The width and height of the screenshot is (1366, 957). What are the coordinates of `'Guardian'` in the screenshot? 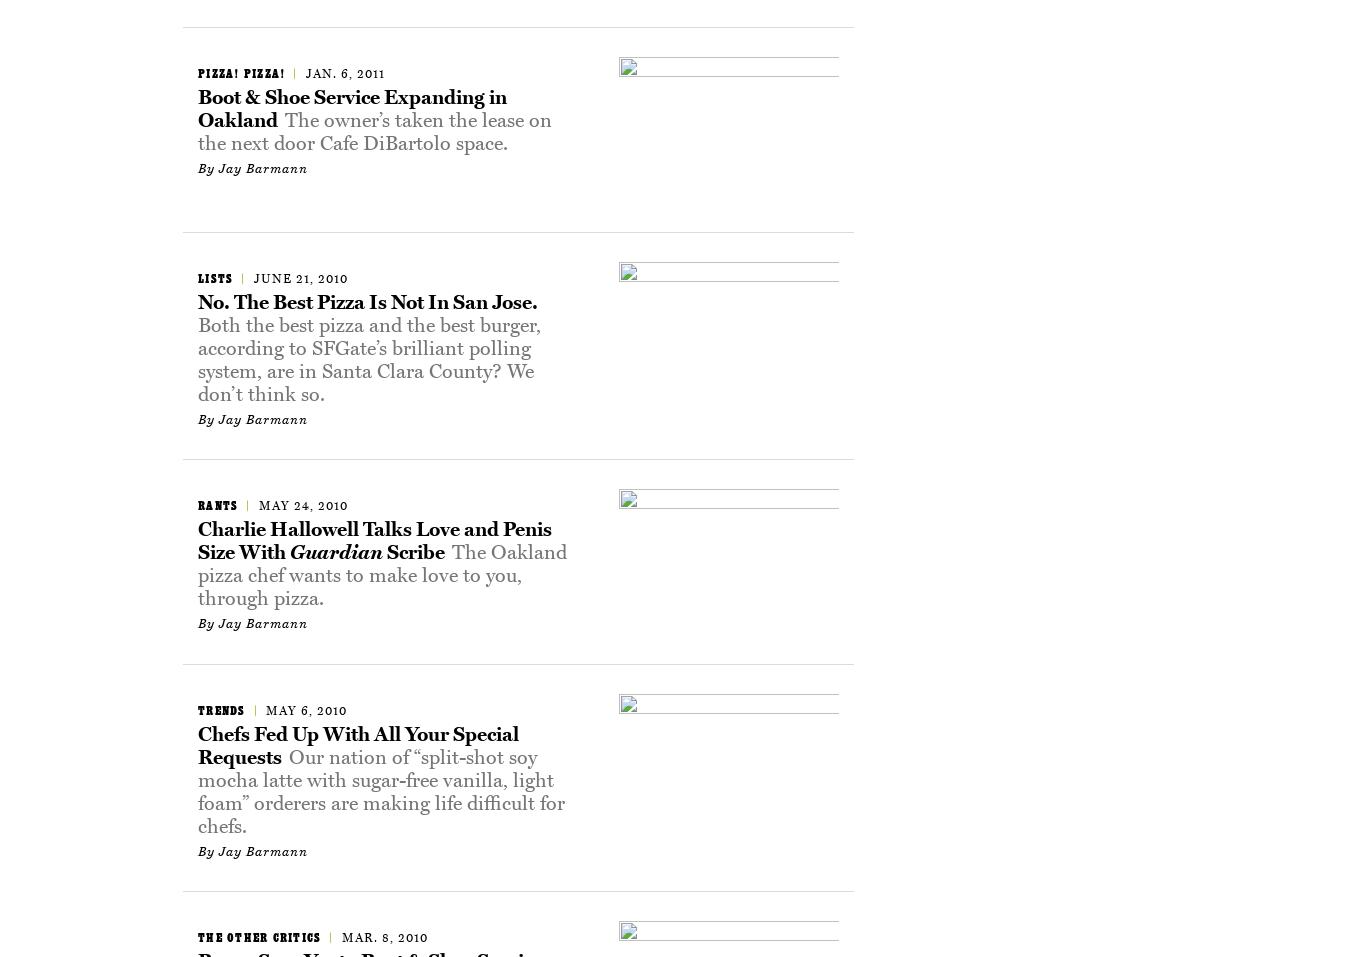 It's located at (336, 551).